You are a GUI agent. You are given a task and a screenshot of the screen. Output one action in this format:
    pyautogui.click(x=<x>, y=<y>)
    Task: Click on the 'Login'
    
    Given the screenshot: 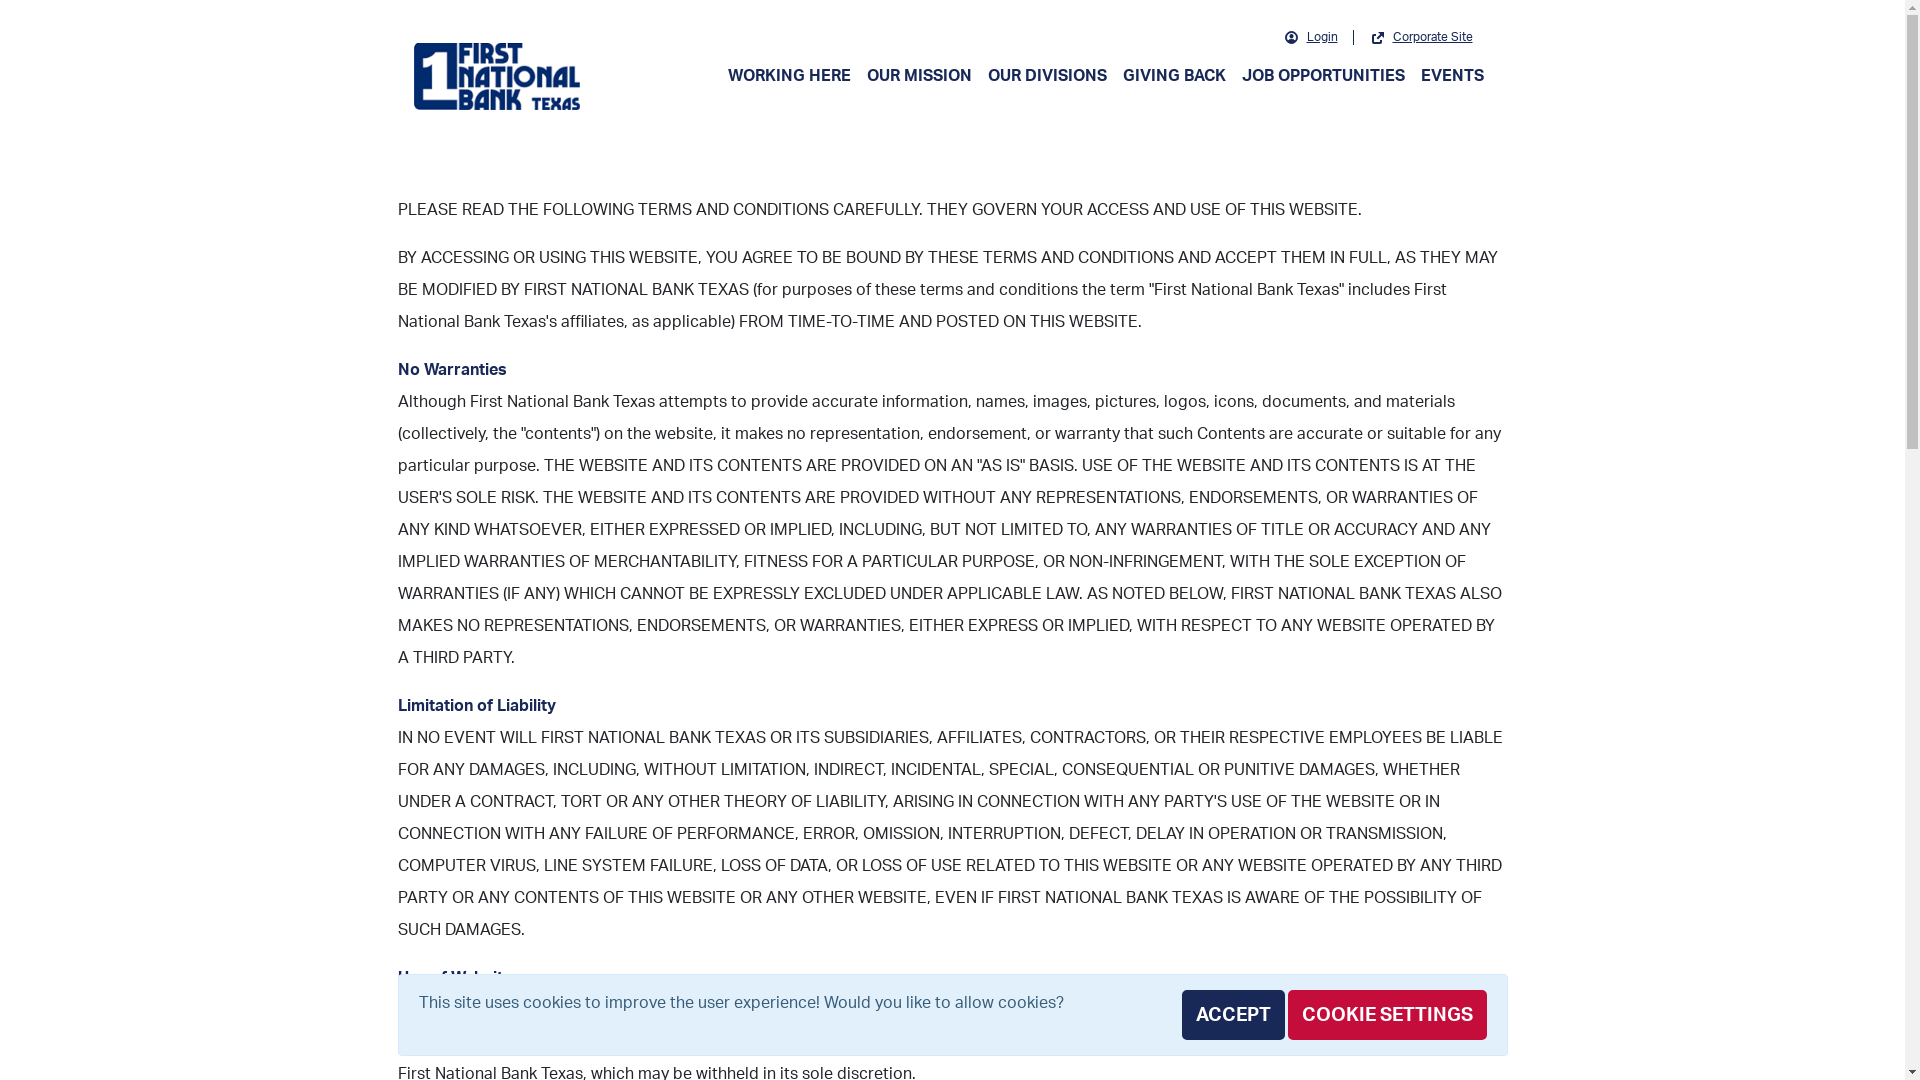 What is the action you would take?
    pyautogui.click(x=1269, y=37)
    